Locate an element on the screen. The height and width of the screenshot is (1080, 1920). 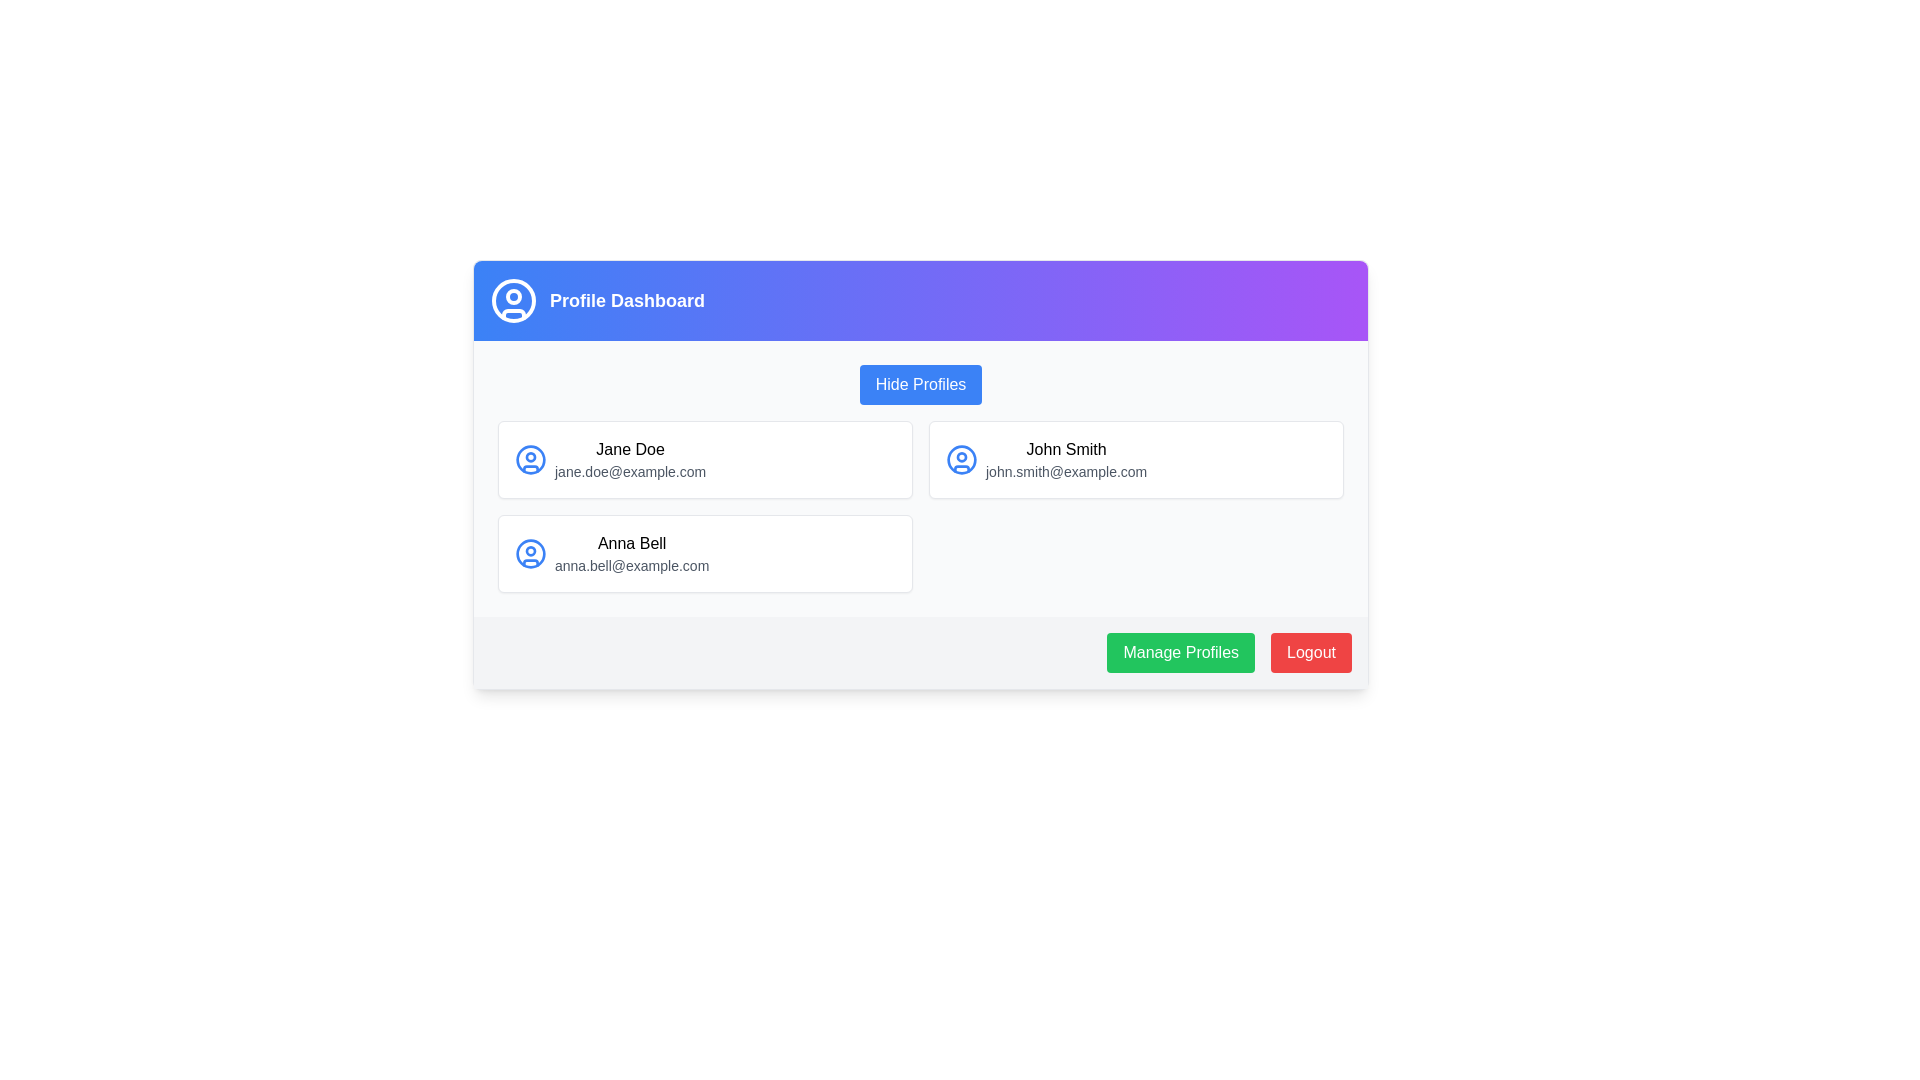
the green rectangular button labeled 'Manage Profiles' located in the lower-right corner of the interface is located at coordinates (1181, 652).